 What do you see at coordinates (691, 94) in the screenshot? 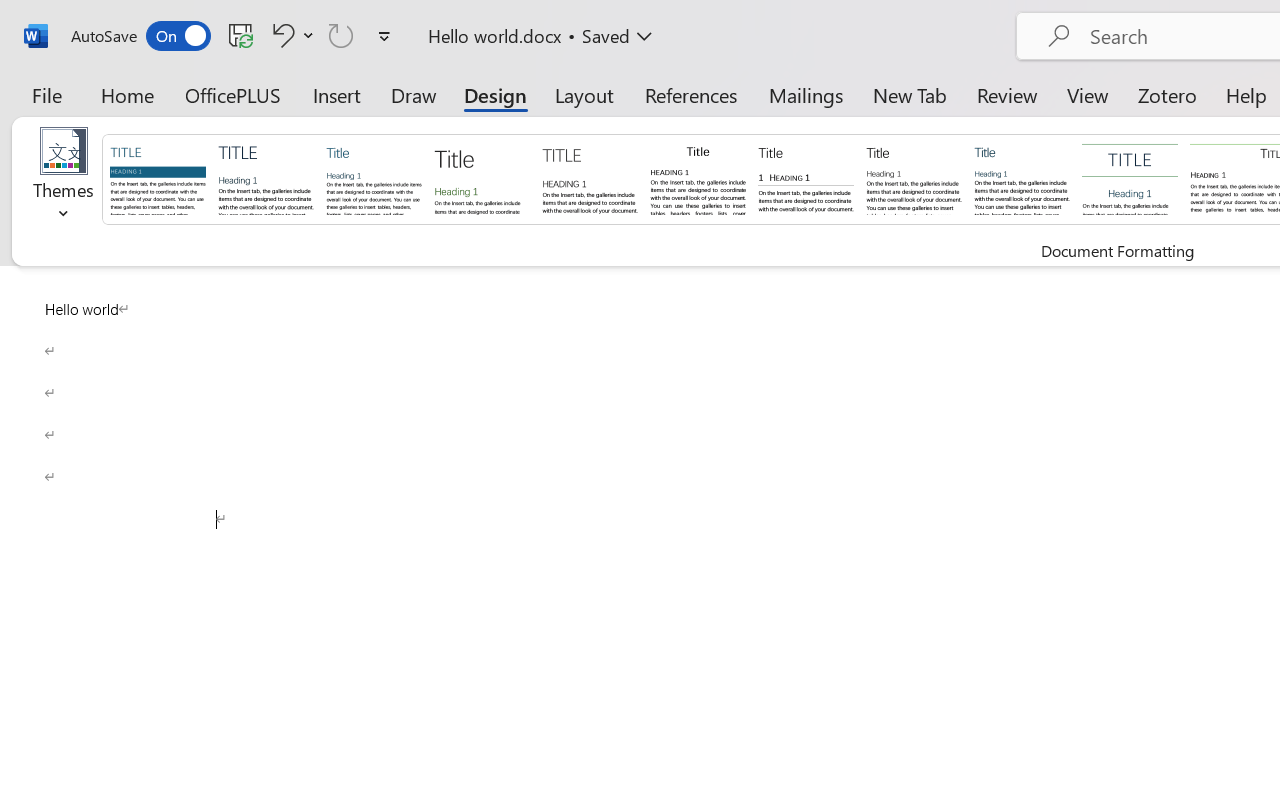
I see `'References'` at bounding box center [691, 94].